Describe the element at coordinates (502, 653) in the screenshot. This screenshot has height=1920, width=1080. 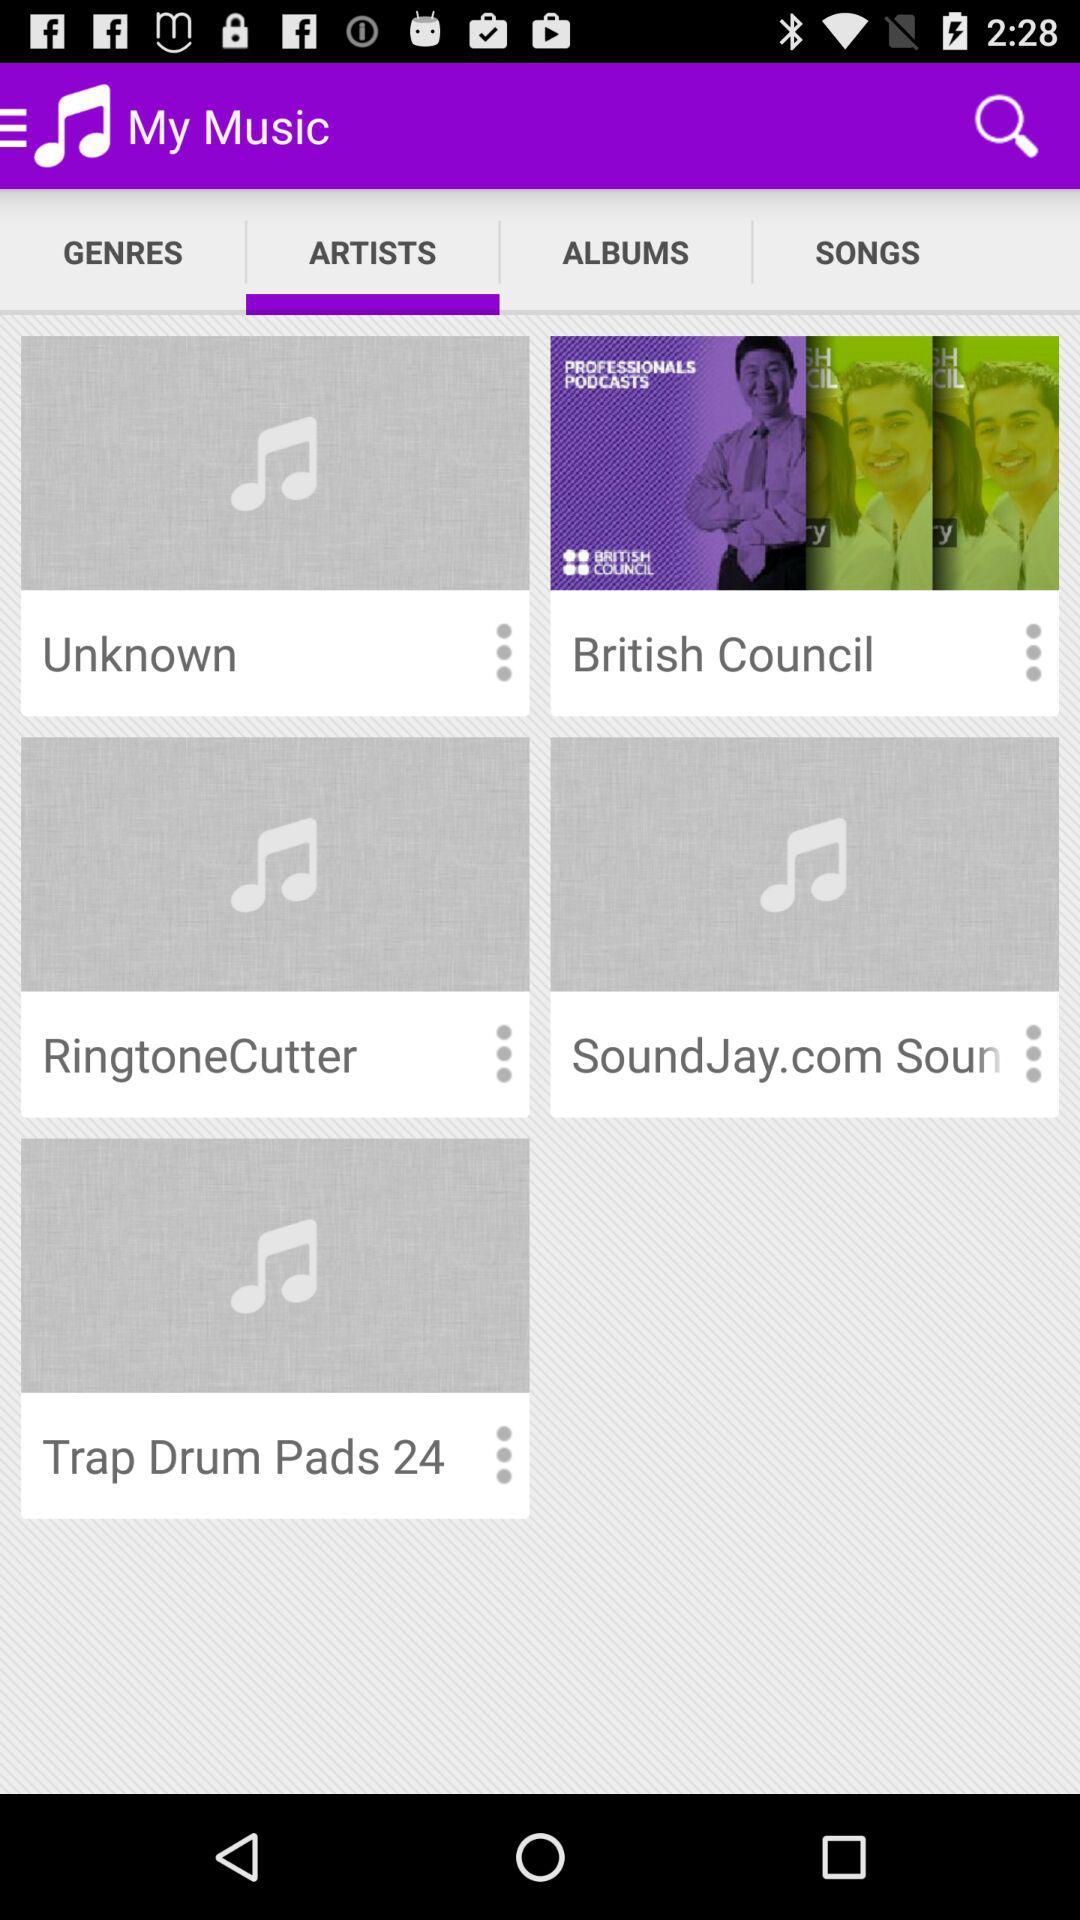
I see `item menu` at that location.